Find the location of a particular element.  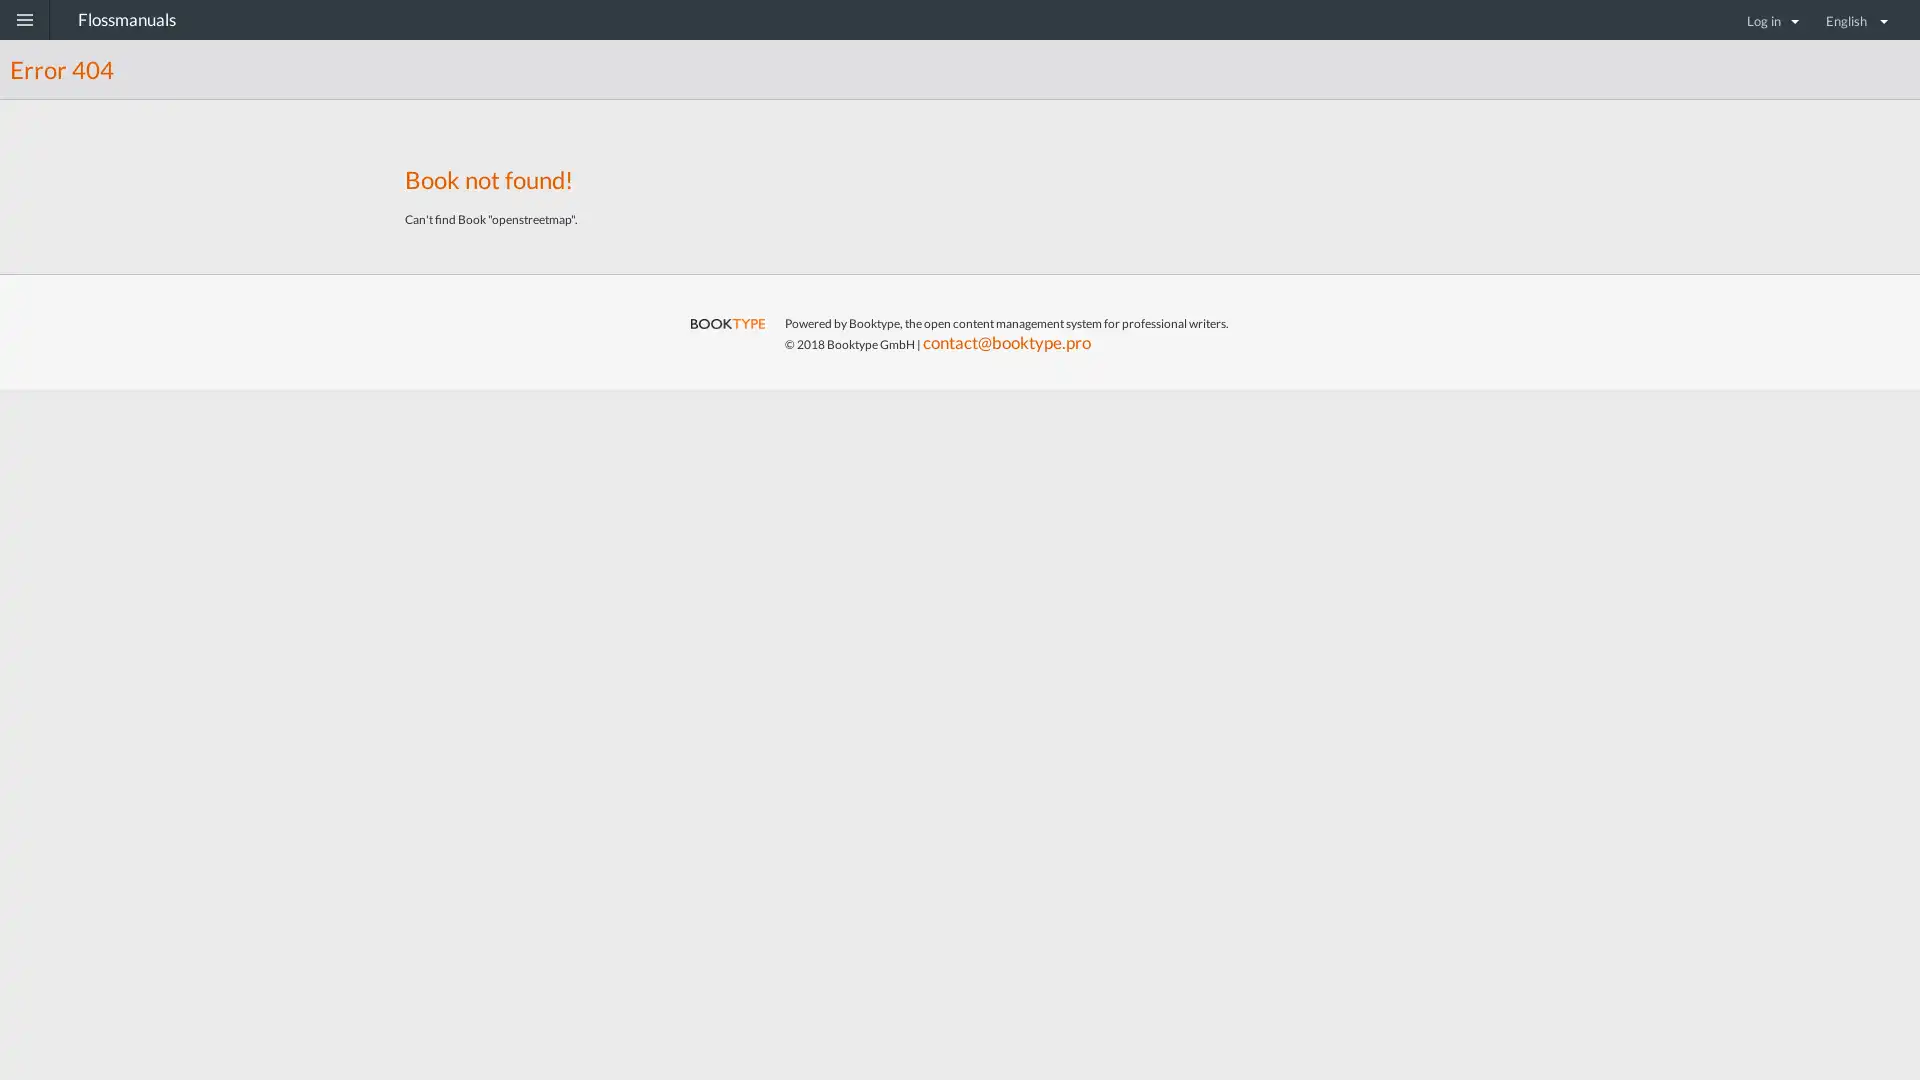

Log in is located at coordinates (1772, 20).